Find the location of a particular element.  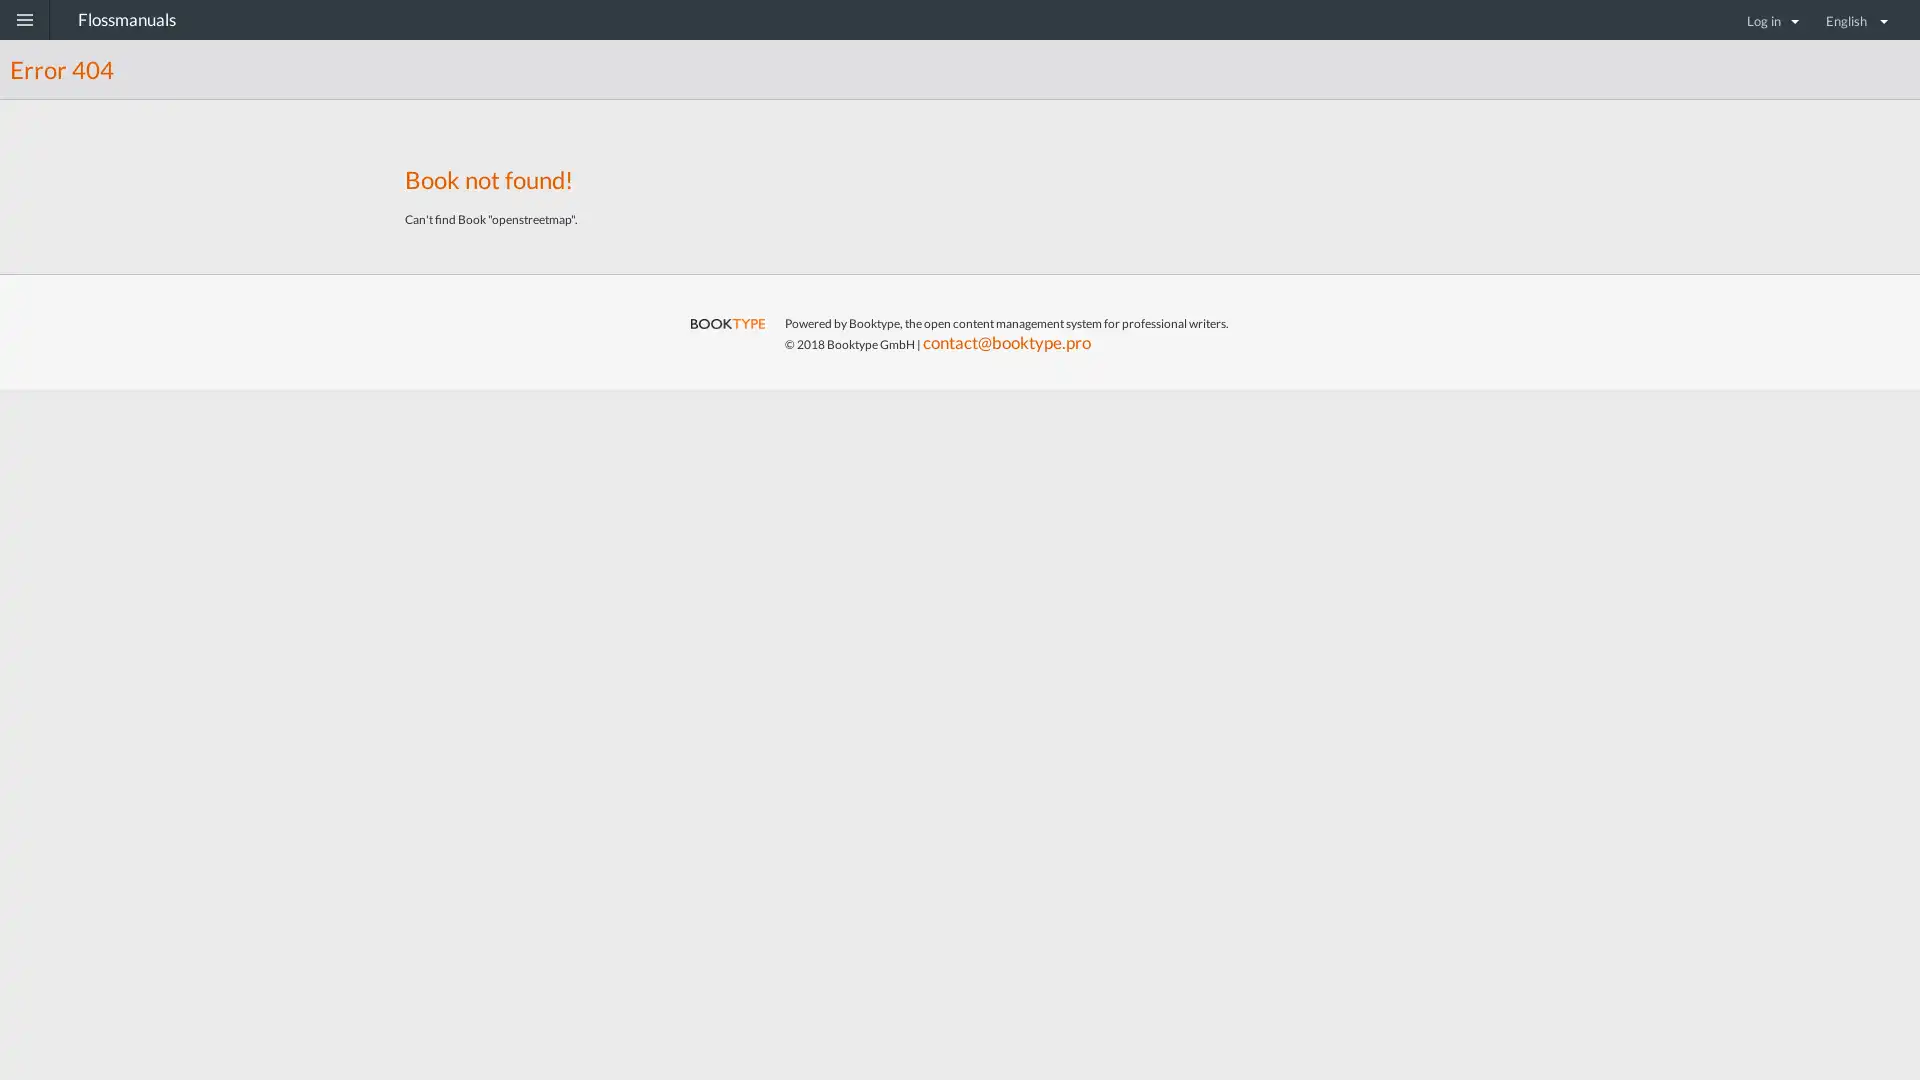

Log in is located at coordinates (1772, 20).